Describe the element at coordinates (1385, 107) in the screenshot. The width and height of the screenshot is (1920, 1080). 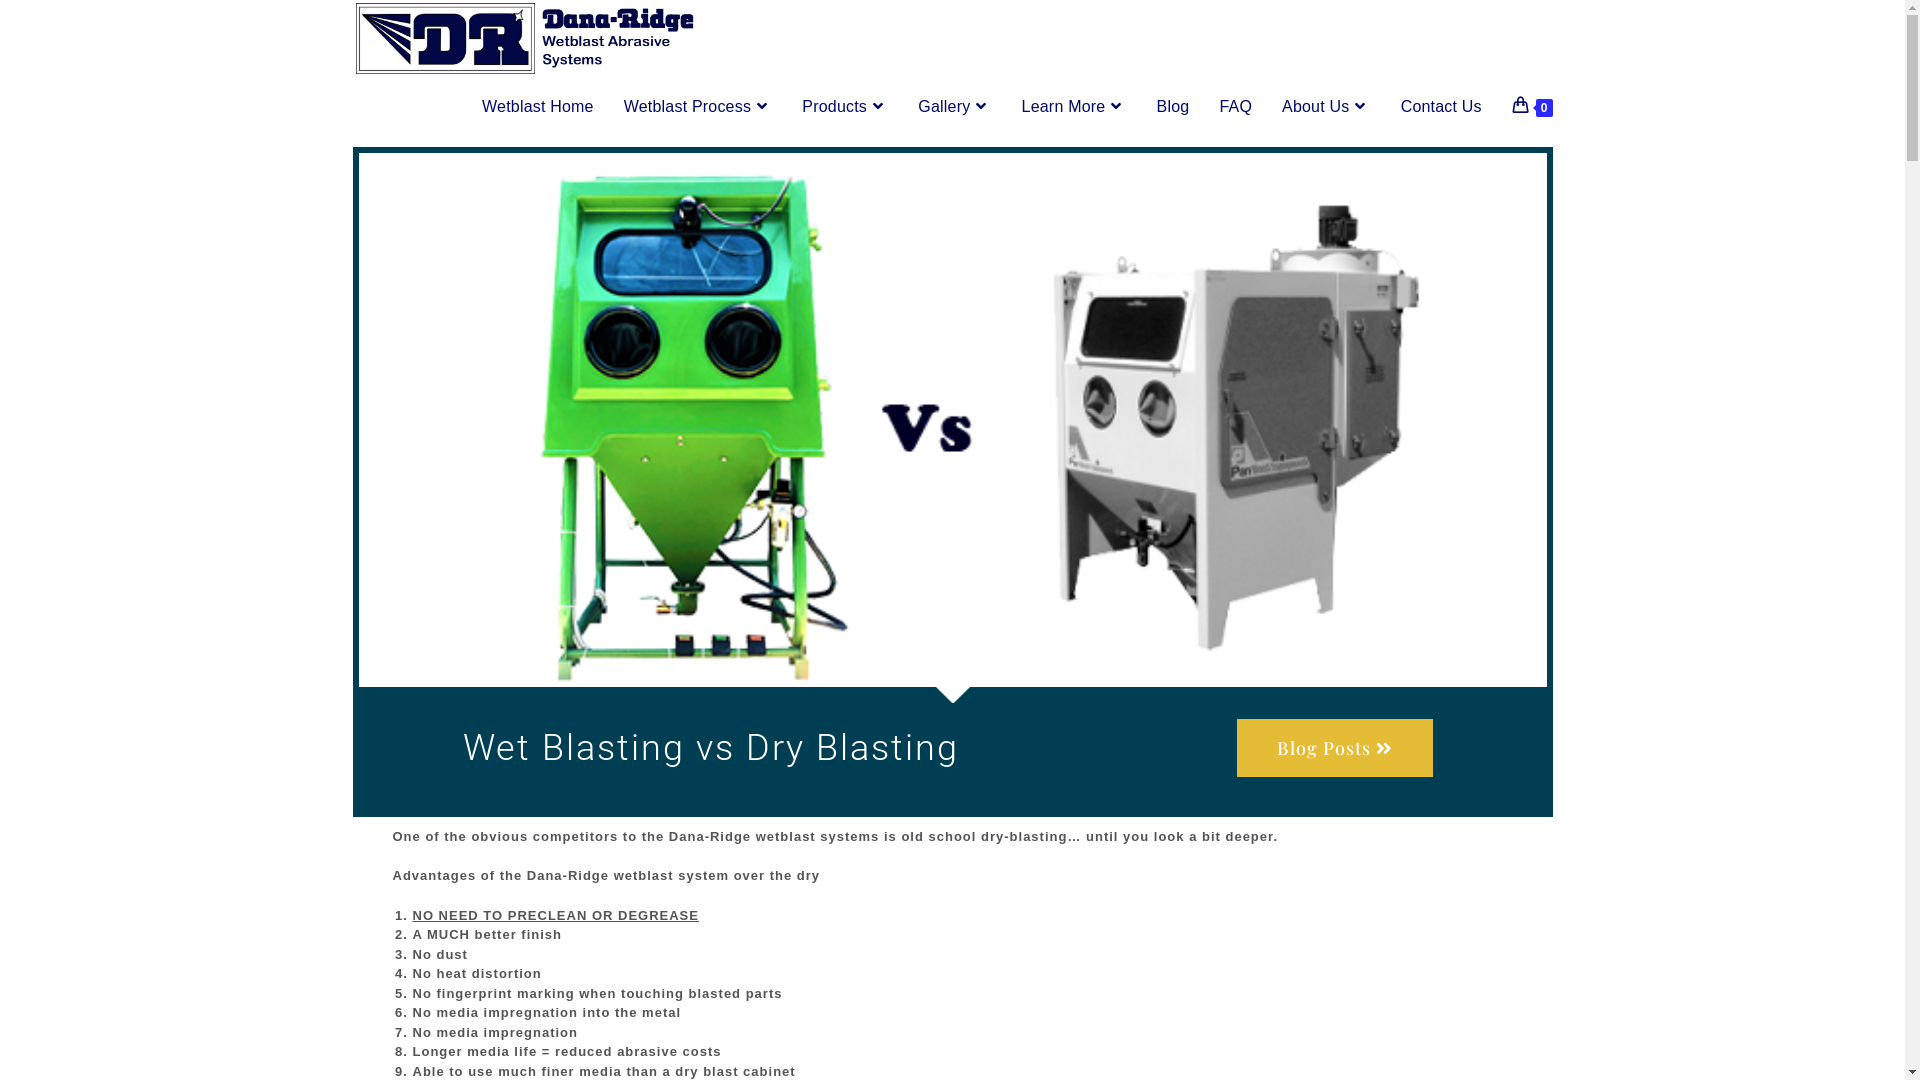
I see `'Contact Us'` at that location.